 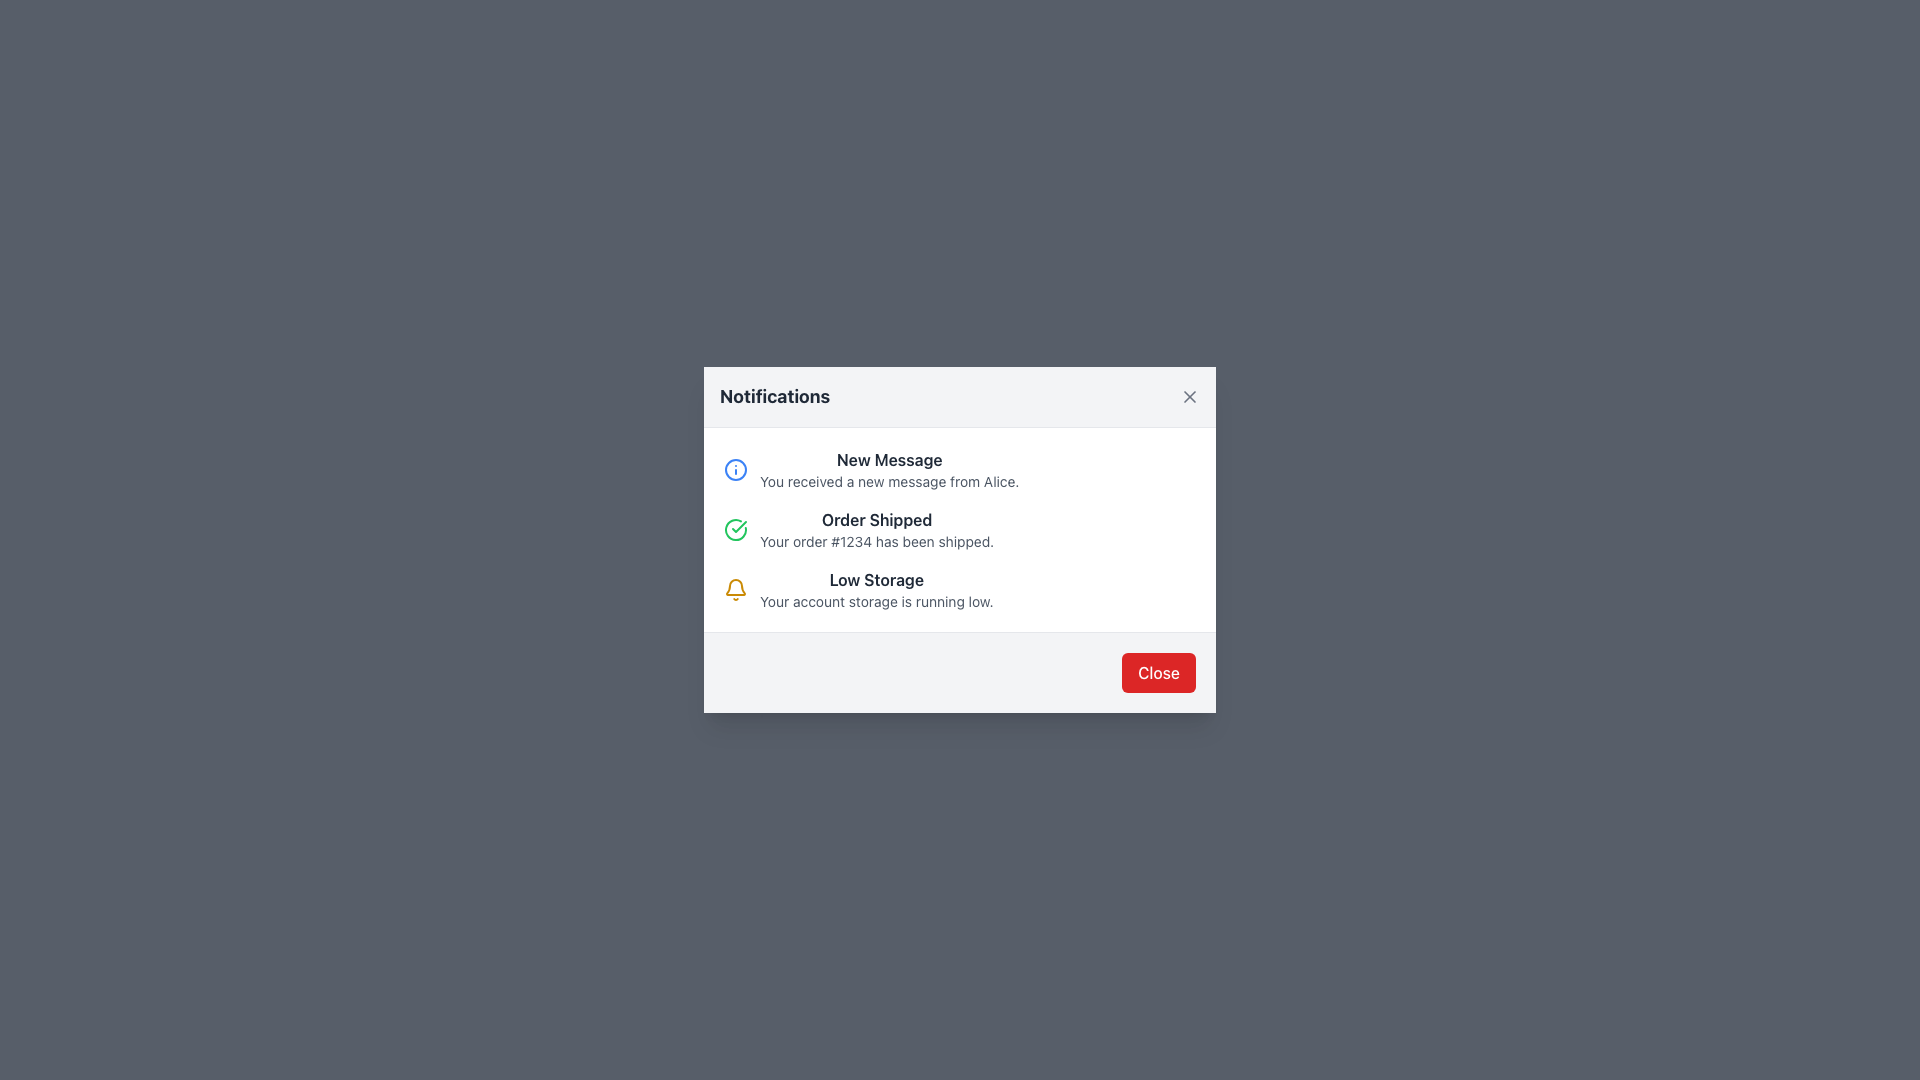 I want to click on the Text Label that conveys the critical information about the account storage running low, located within the notification box under the 'Low Storage' heading, so click(x=876, y=600).